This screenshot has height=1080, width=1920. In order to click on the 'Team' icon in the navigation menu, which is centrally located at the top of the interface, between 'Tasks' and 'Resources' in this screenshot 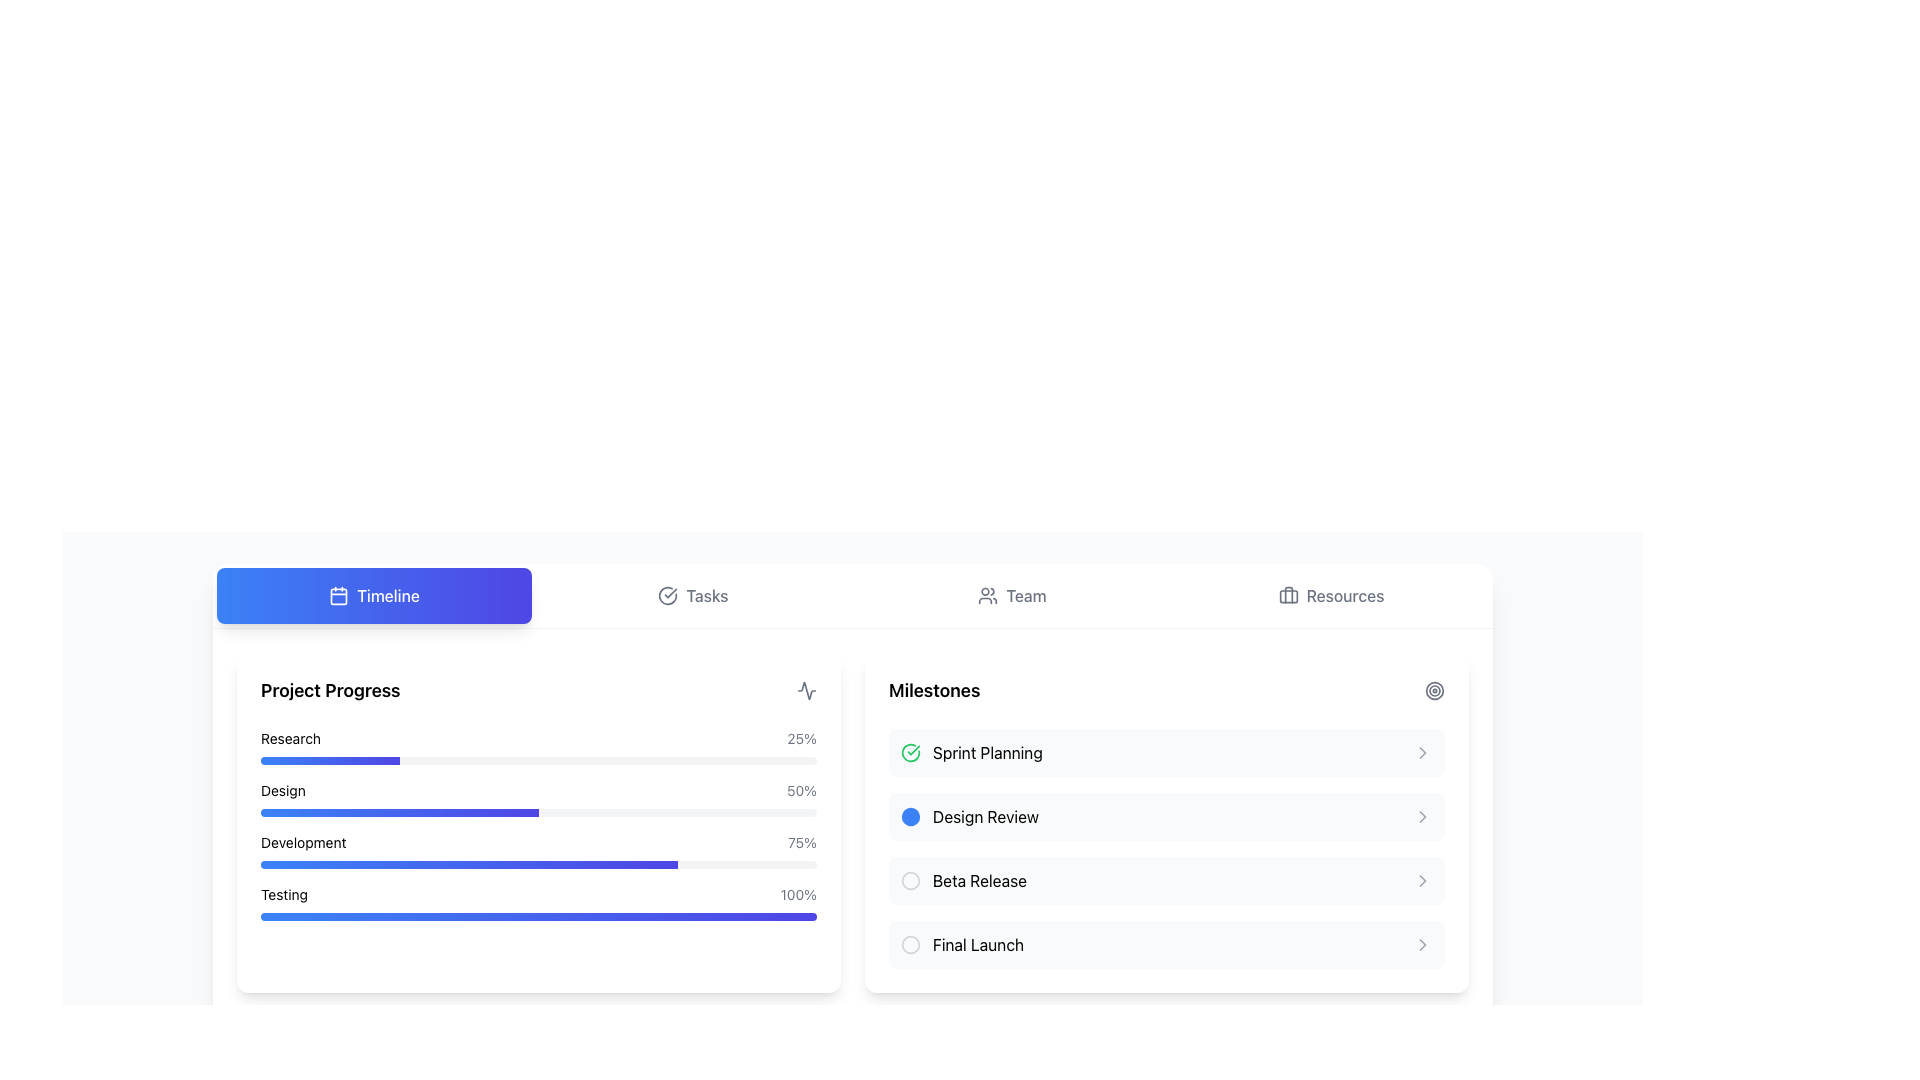, I will do `click(988, 595)`.